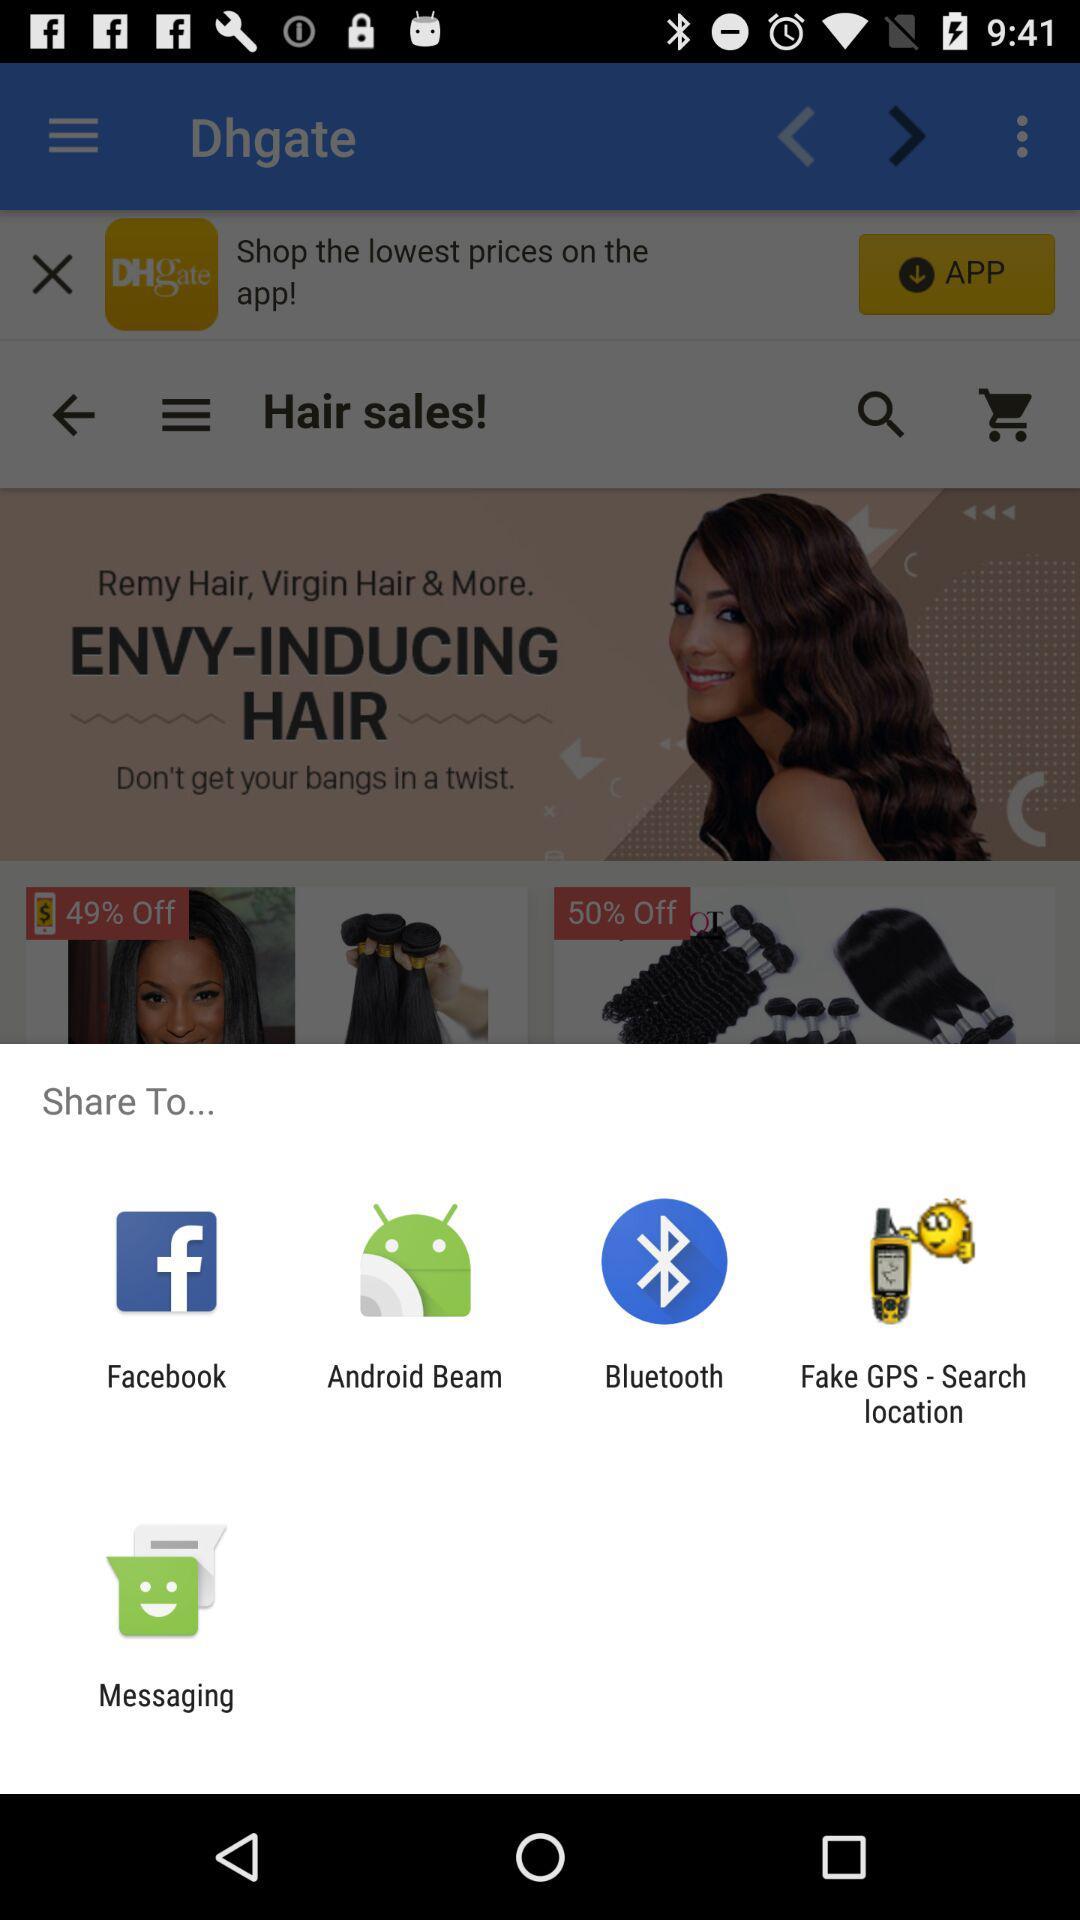 This screenshot has width=1080, height=1920. I want to click on item next to the android beam, so click(165, 1392).